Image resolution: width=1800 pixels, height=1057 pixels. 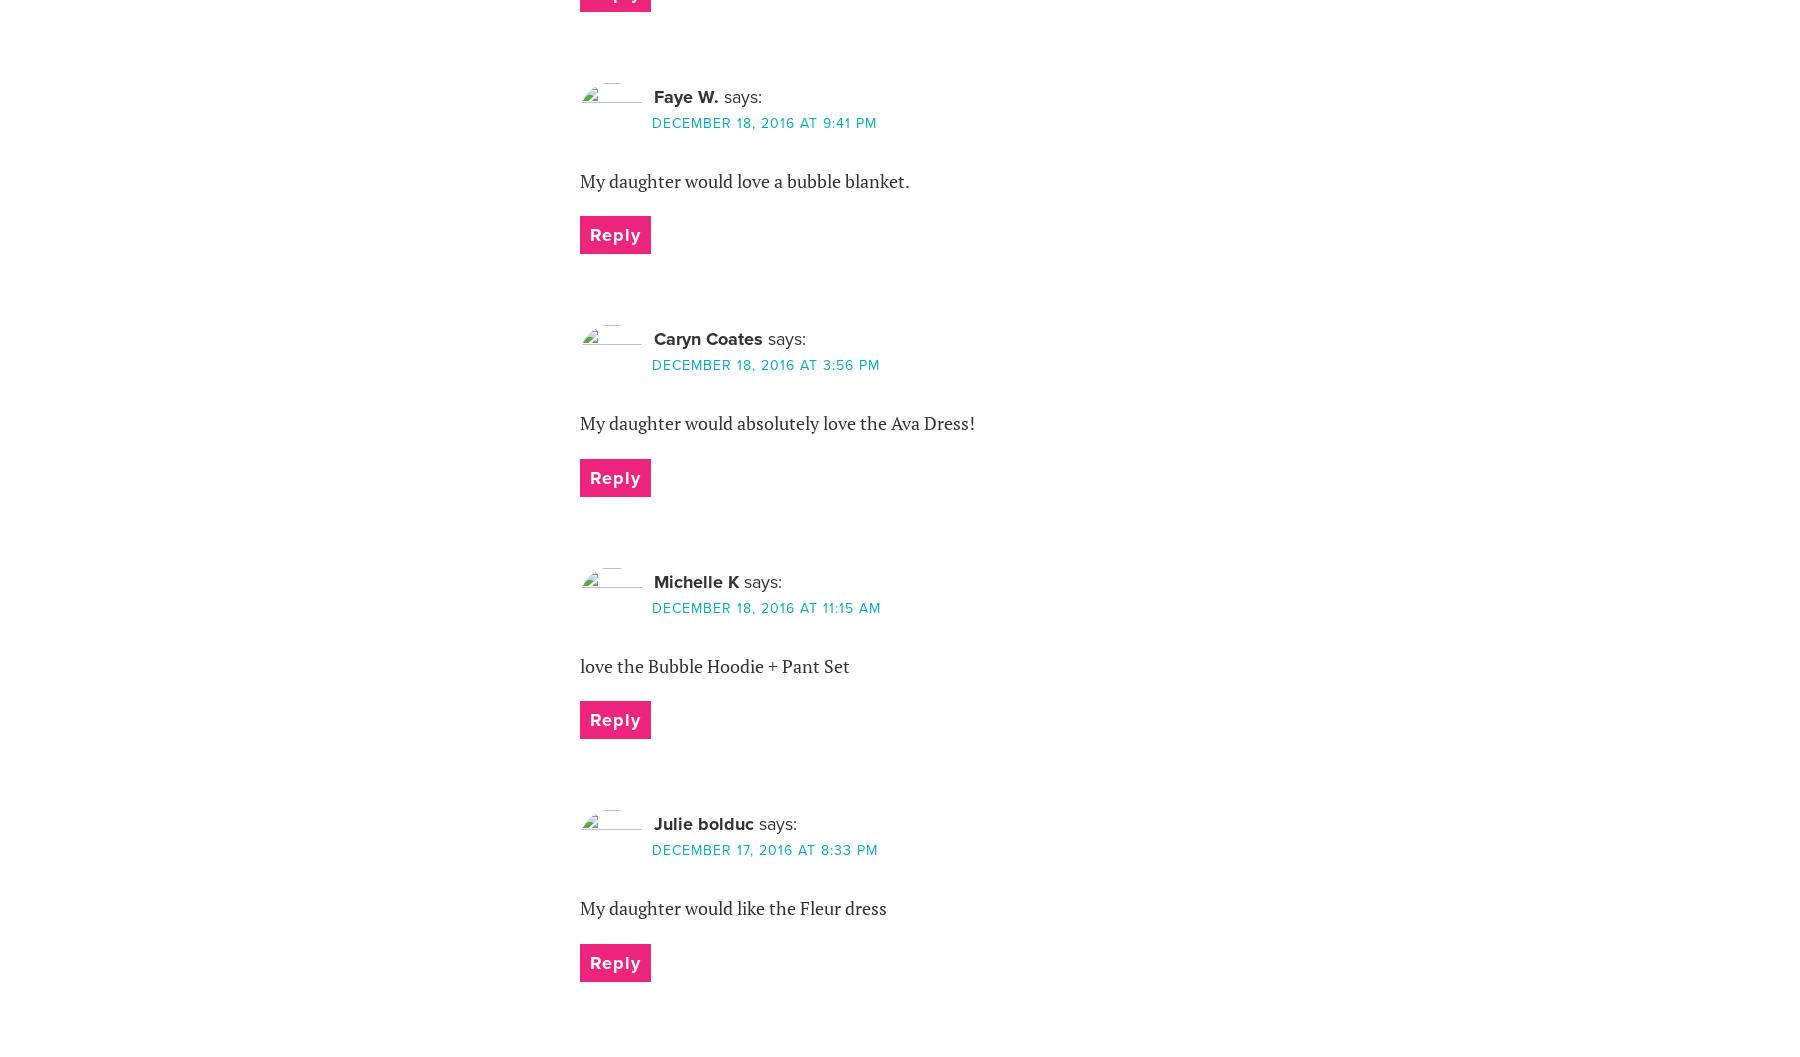 I want to click on 'Julie bolduc', so click(x=702, y=824).